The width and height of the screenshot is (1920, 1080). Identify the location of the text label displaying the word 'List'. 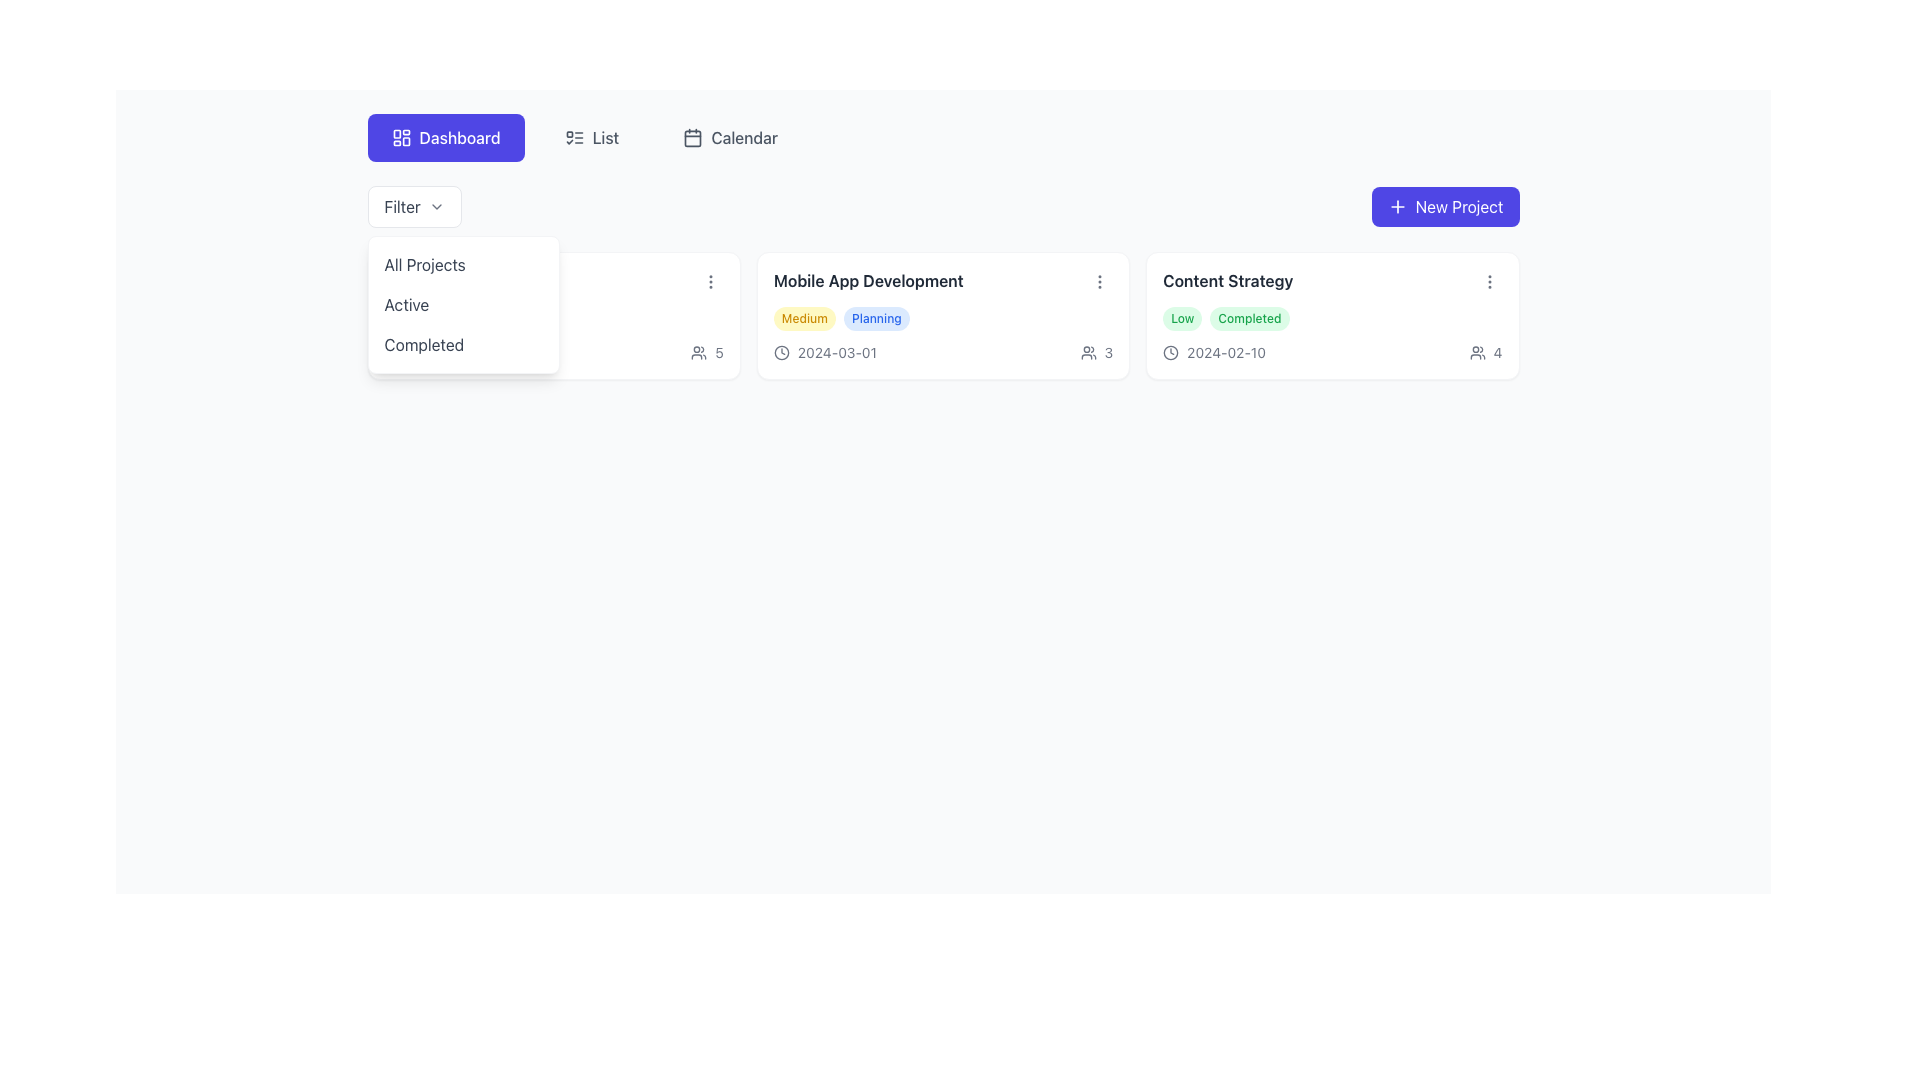
(604, 137).